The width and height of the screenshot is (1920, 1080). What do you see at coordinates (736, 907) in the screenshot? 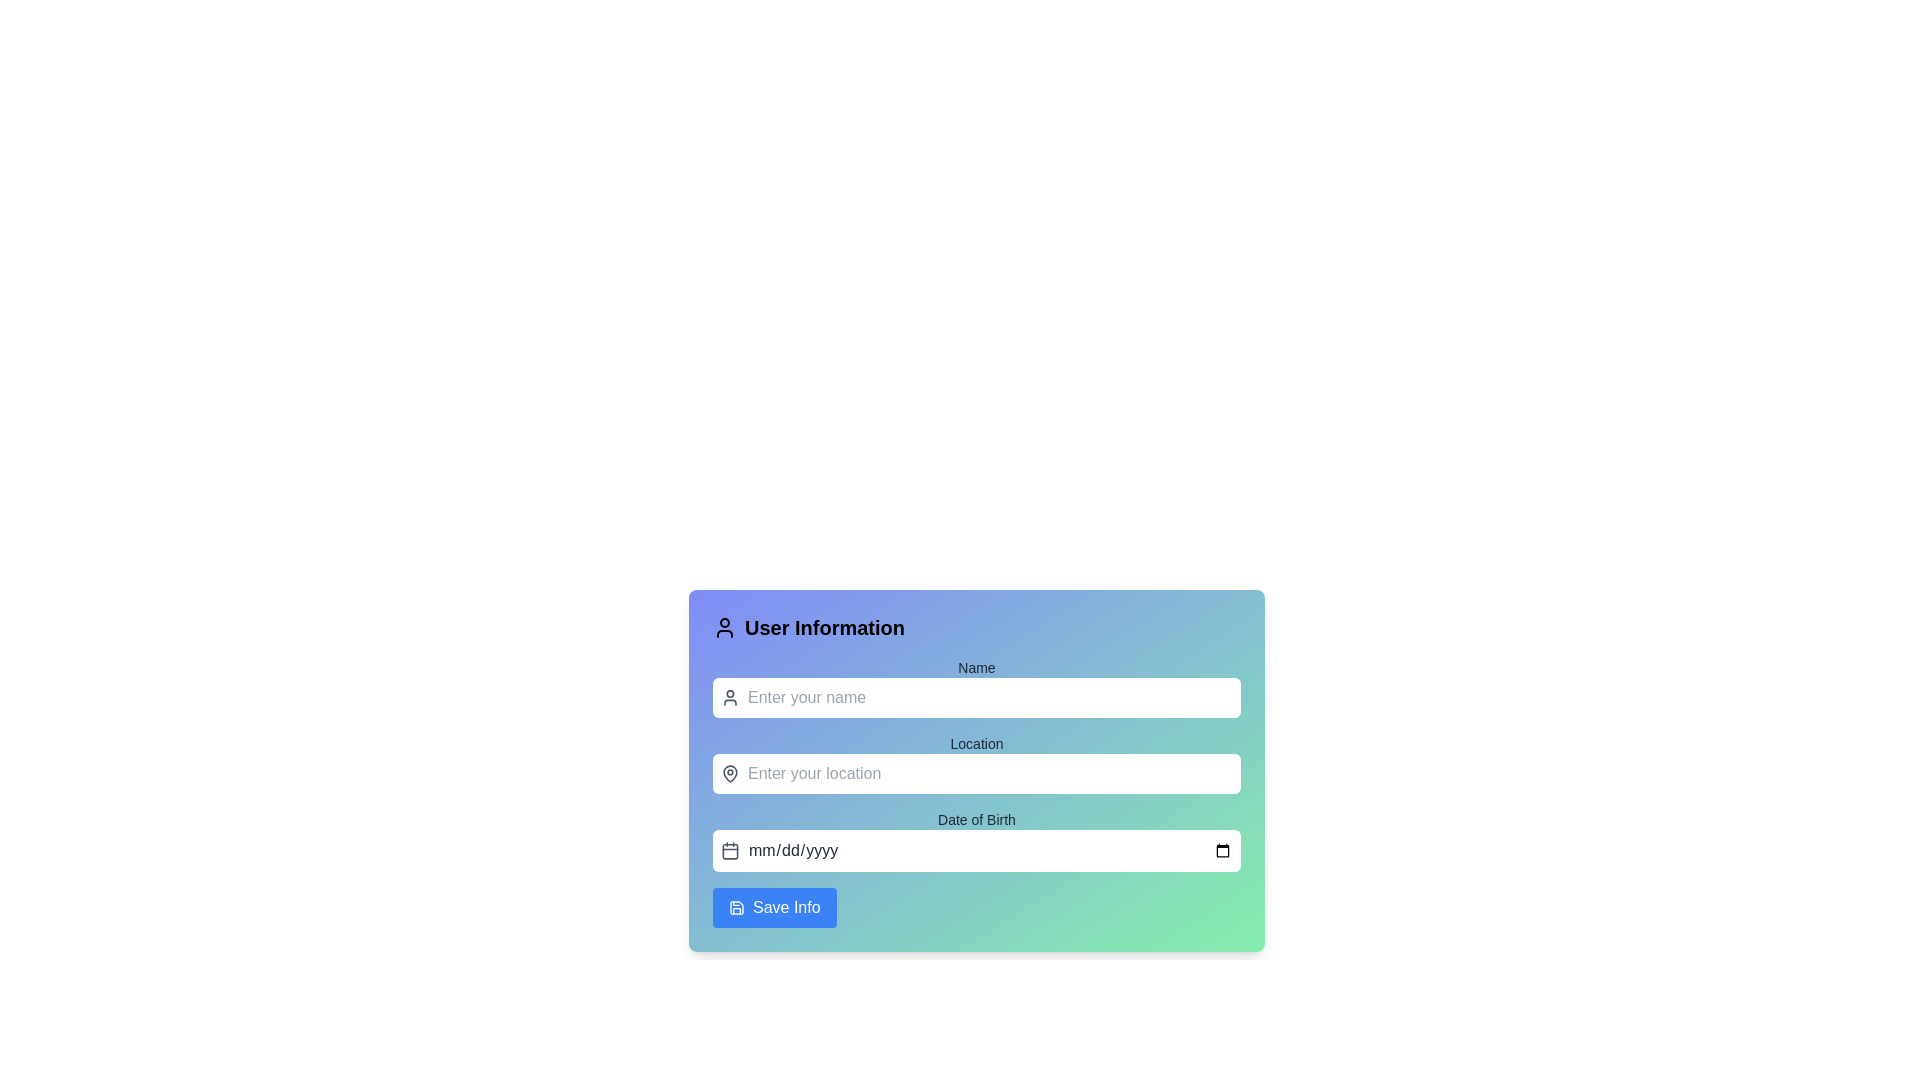
I see `the decorative graphical part of the save button labeled 'Save Info' by targeting its center point indirectly through the button` at bounding box center [736, 907].